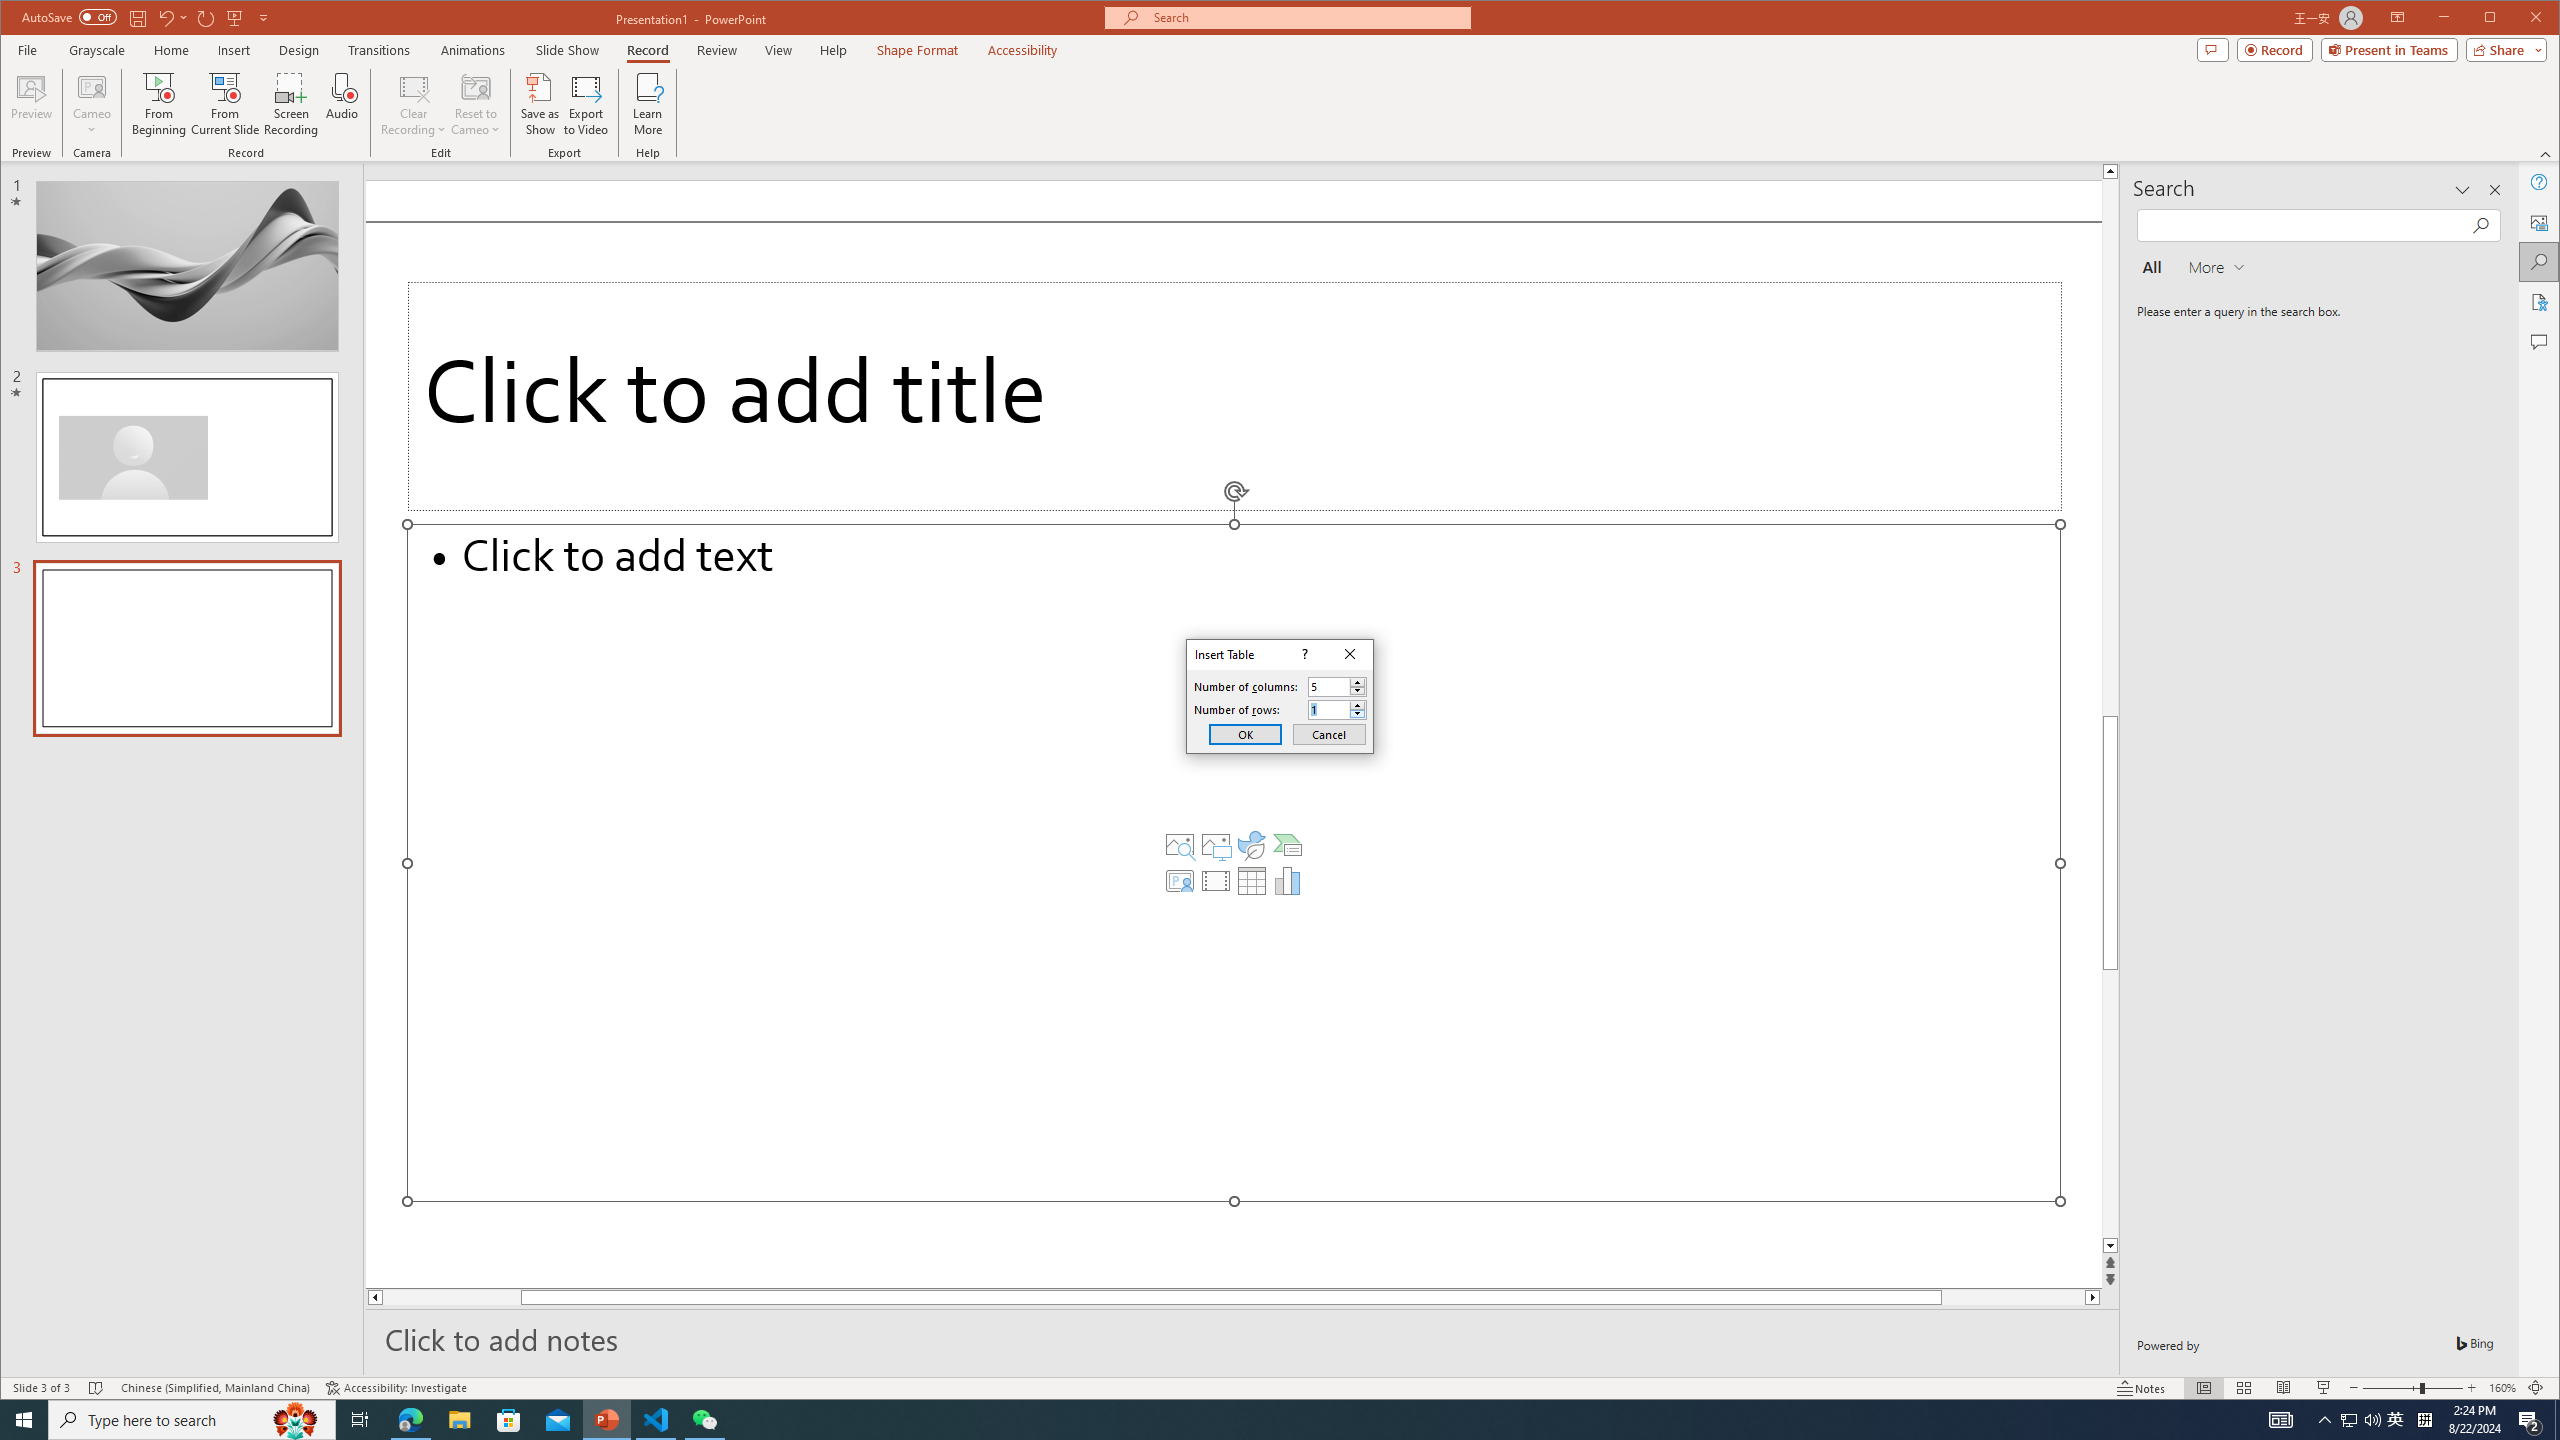  Describe the element at coordinates (1244, 734) in the screenshot. I see `'OK'` at that location.